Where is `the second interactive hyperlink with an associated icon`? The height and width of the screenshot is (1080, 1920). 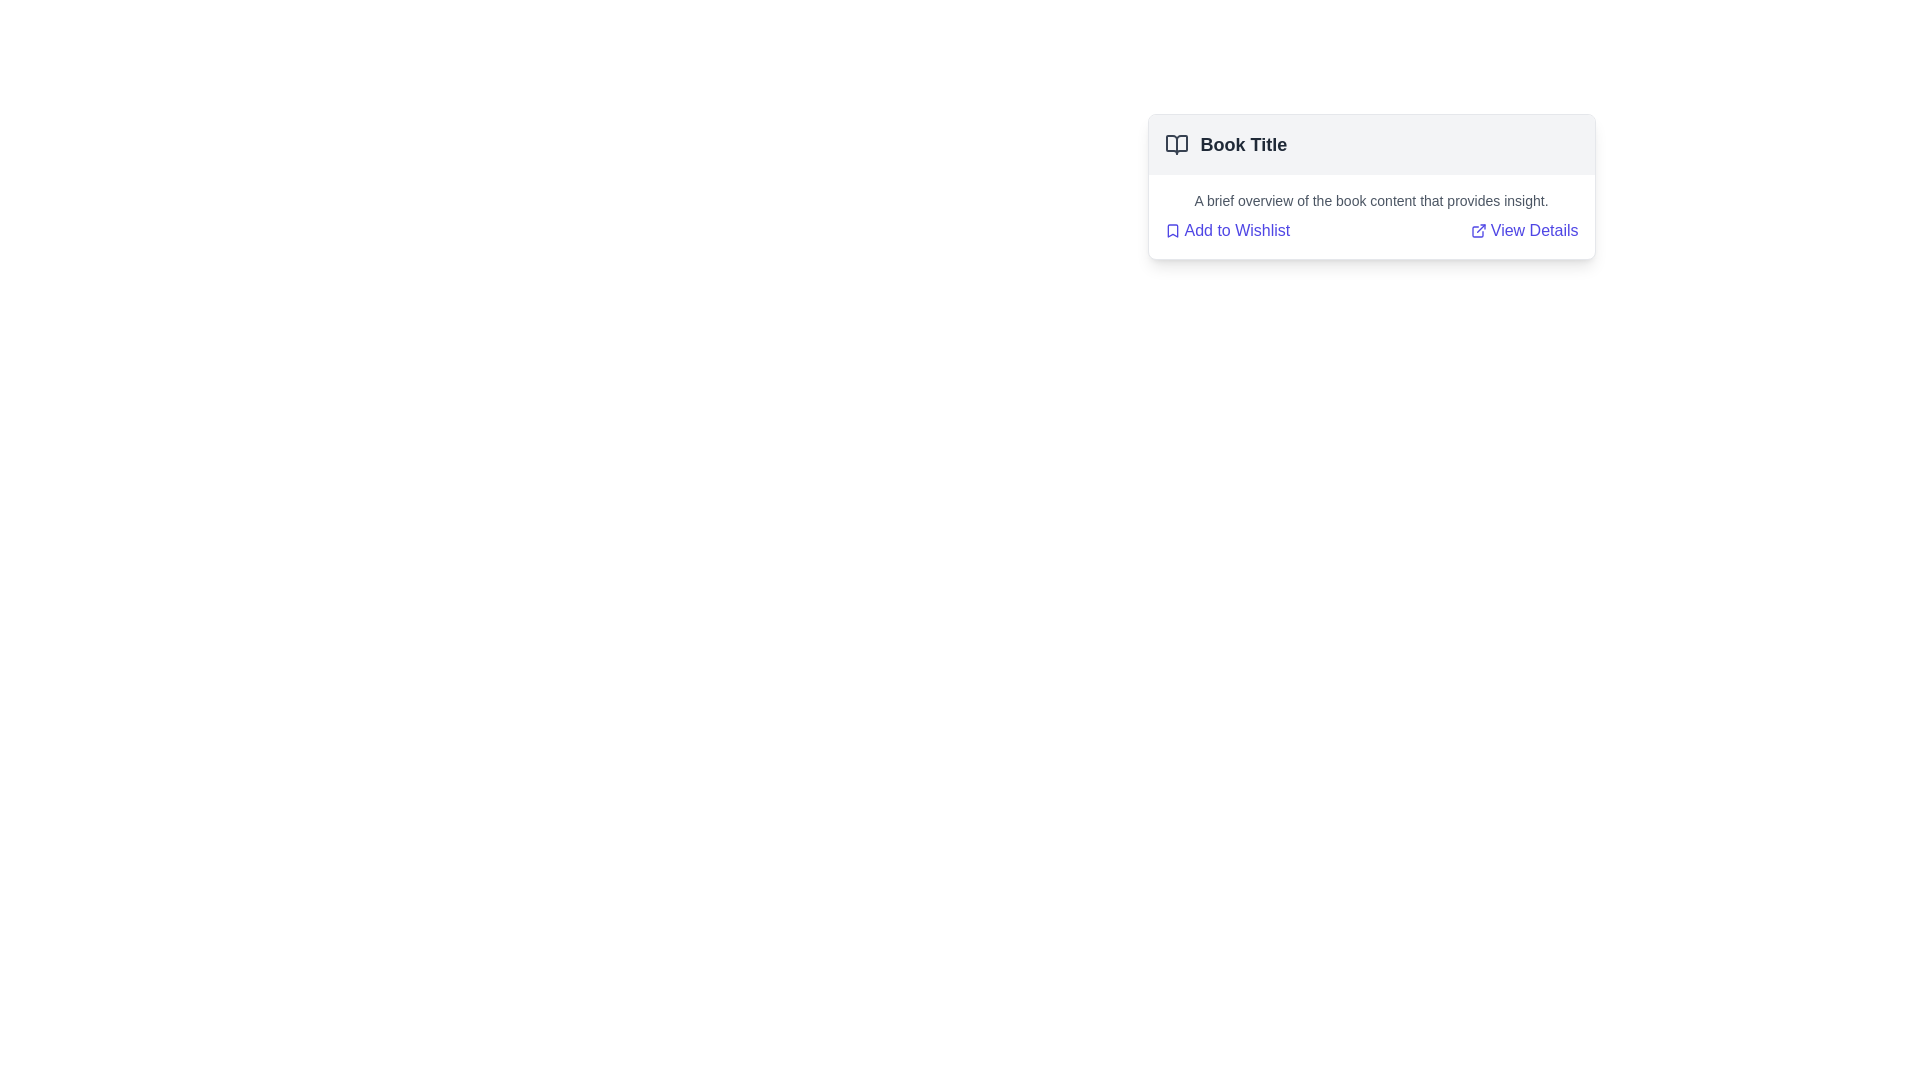
the second interactive hyperlink with an associated icon is located at coordinates (1522, 230).